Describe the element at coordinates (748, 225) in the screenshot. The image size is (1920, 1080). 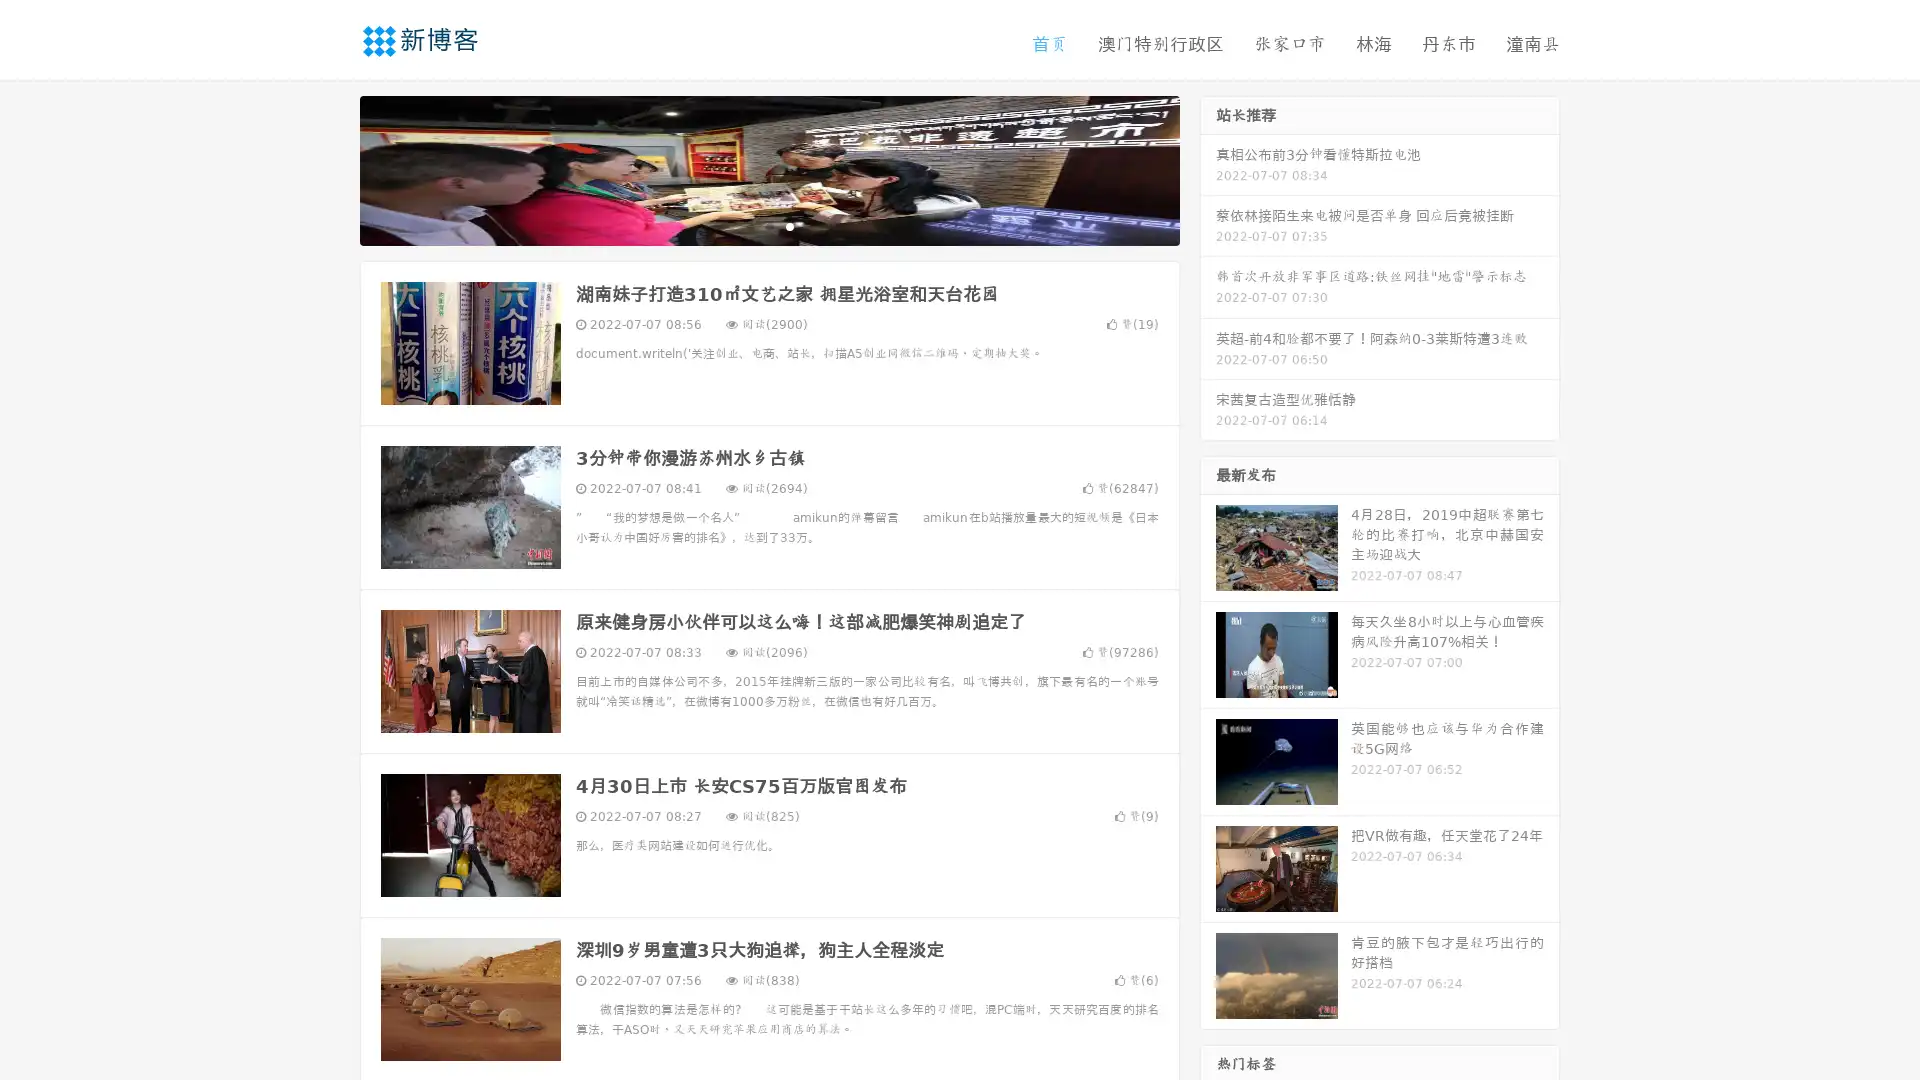
I see `Go to slide 1` at that location.